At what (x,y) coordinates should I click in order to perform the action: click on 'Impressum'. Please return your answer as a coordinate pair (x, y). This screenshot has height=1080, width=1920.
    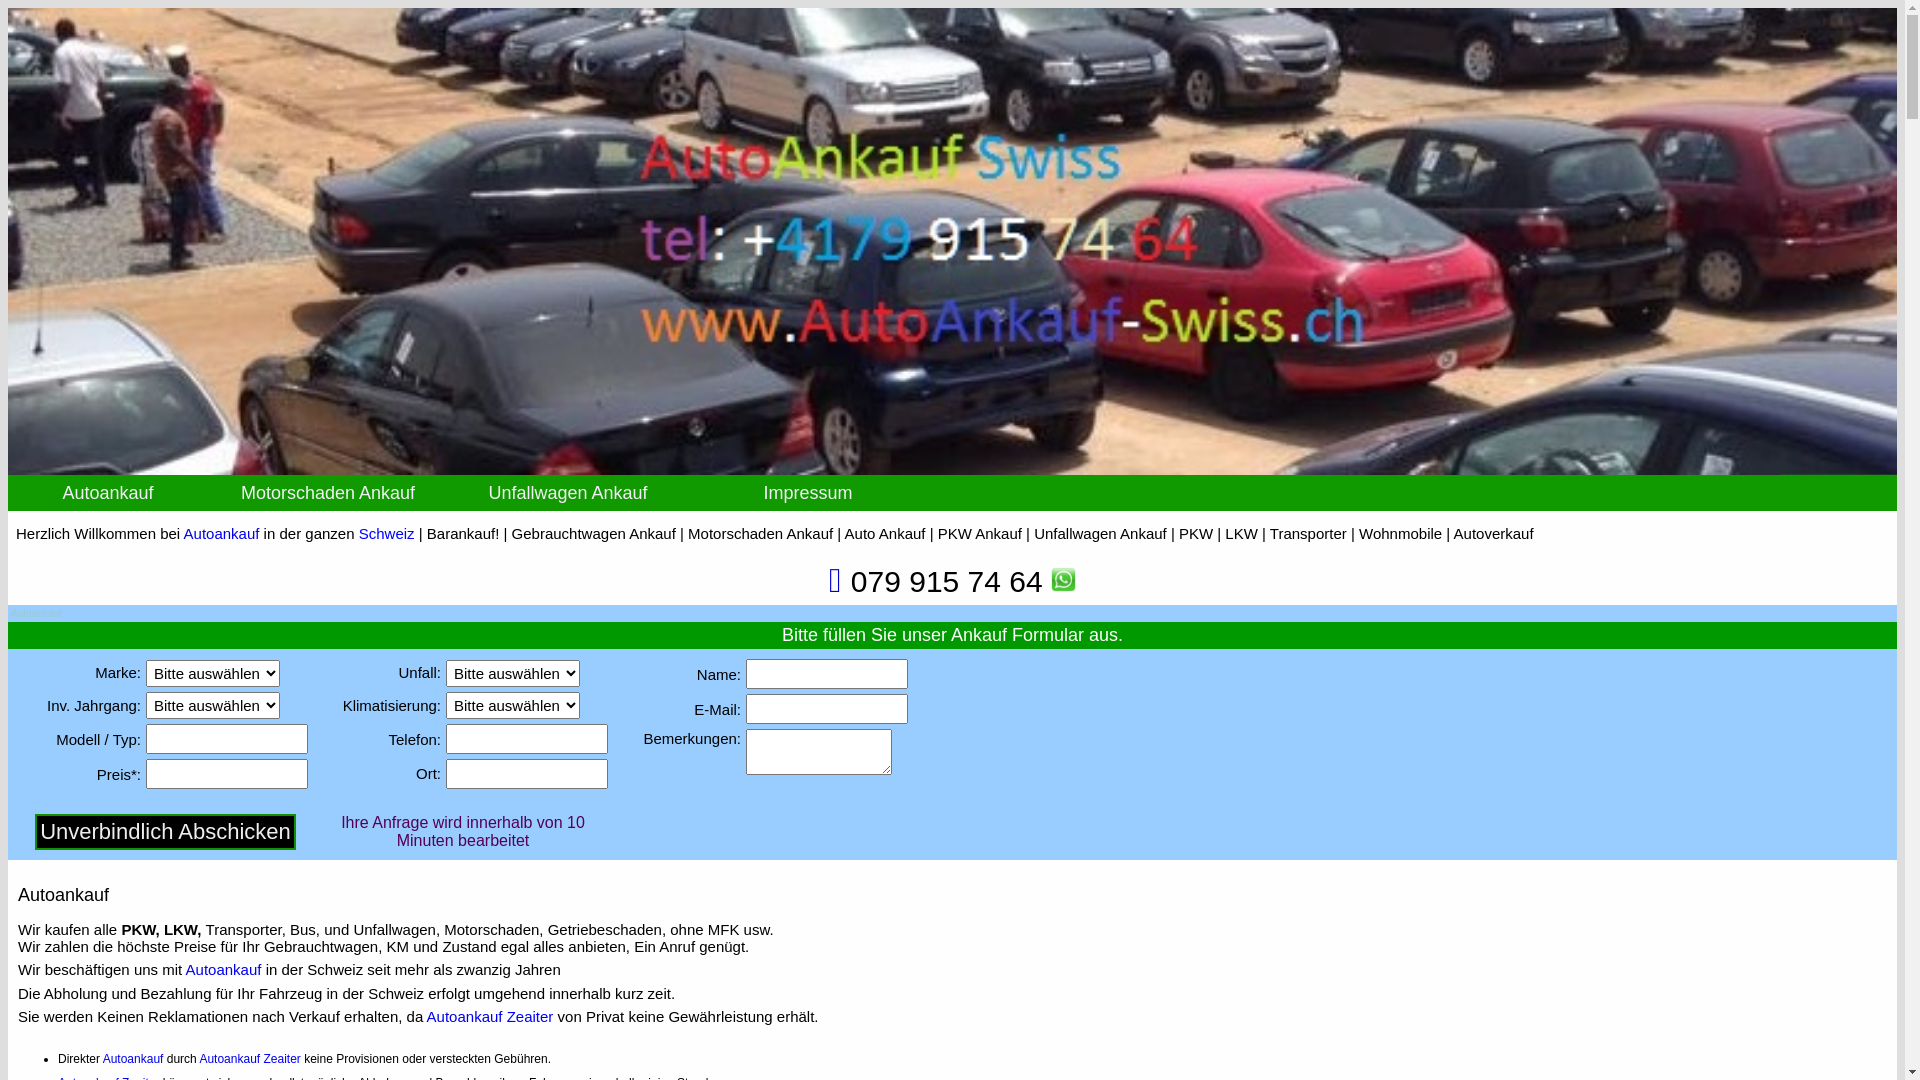
    Looking at the image, I should click on (807, 493).